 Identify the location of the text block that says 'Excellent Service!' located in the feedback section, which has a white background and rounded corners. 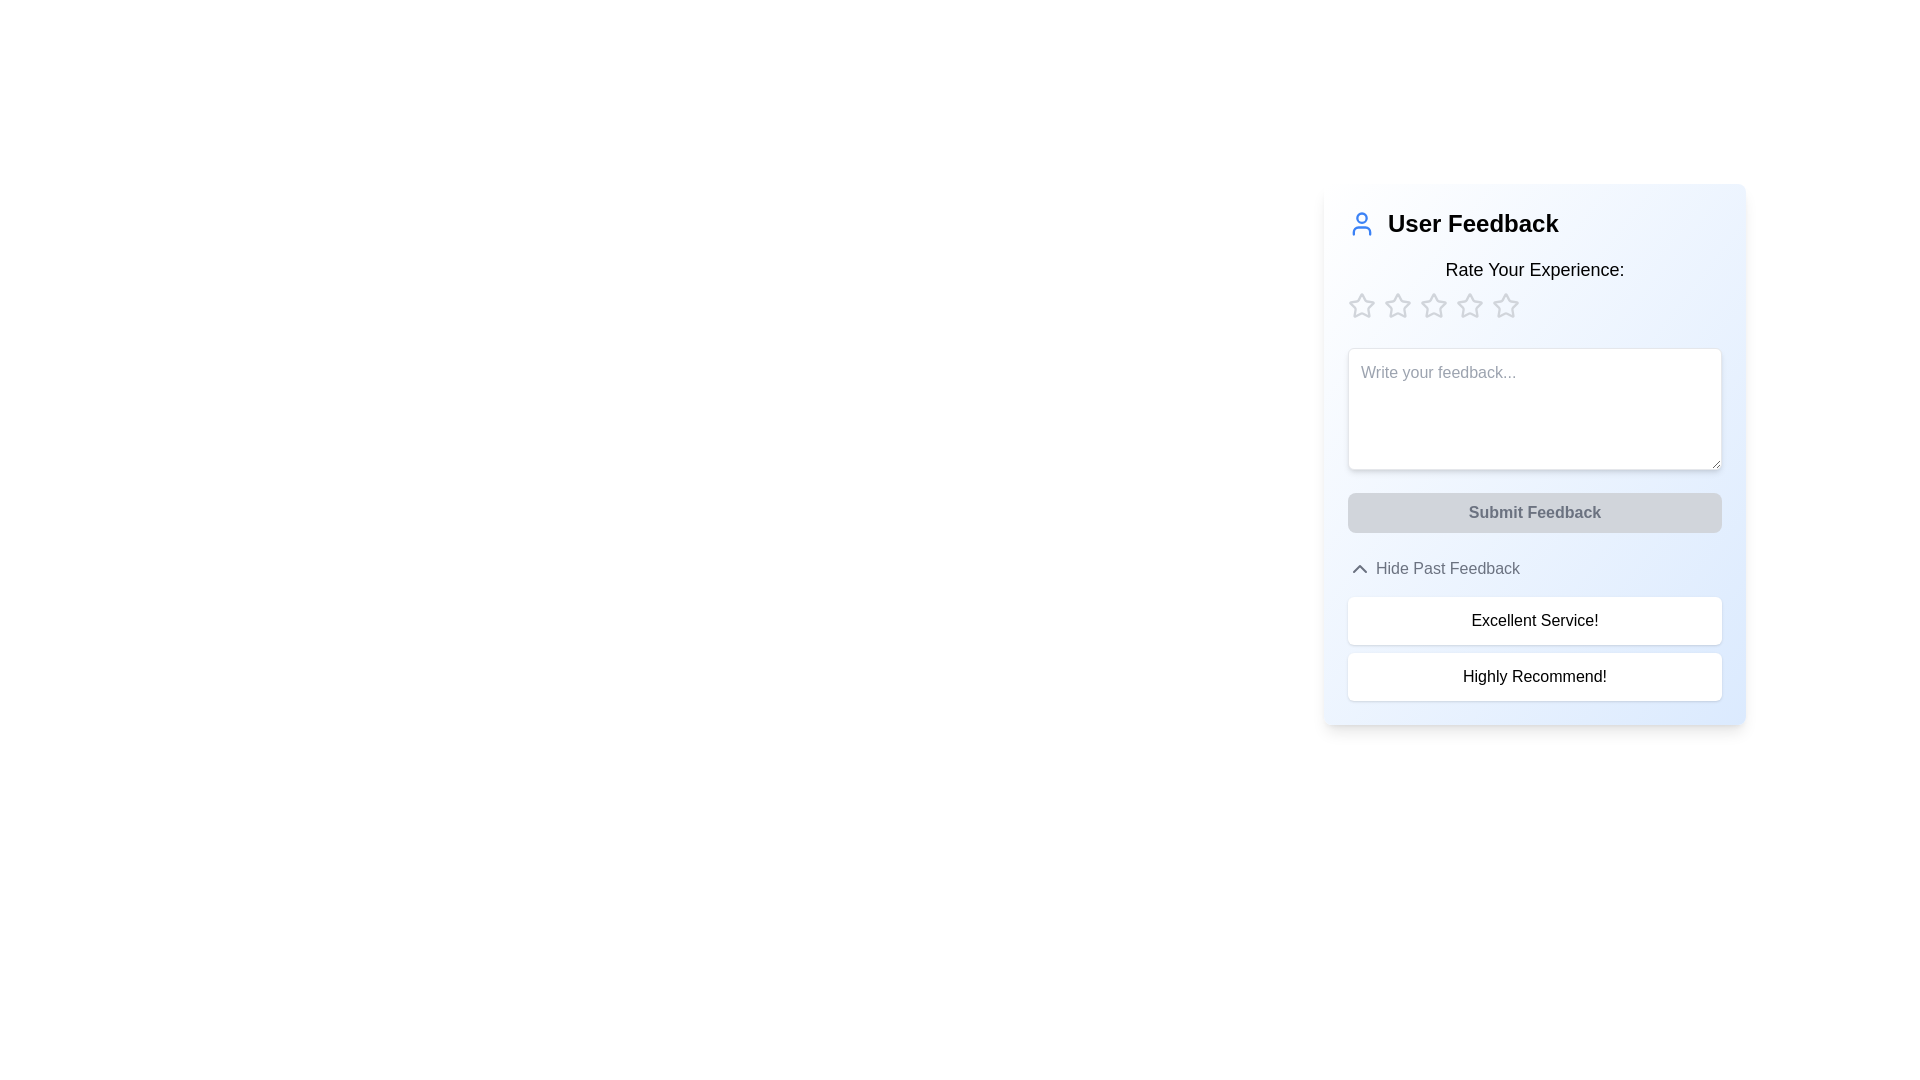
(1534, 620).